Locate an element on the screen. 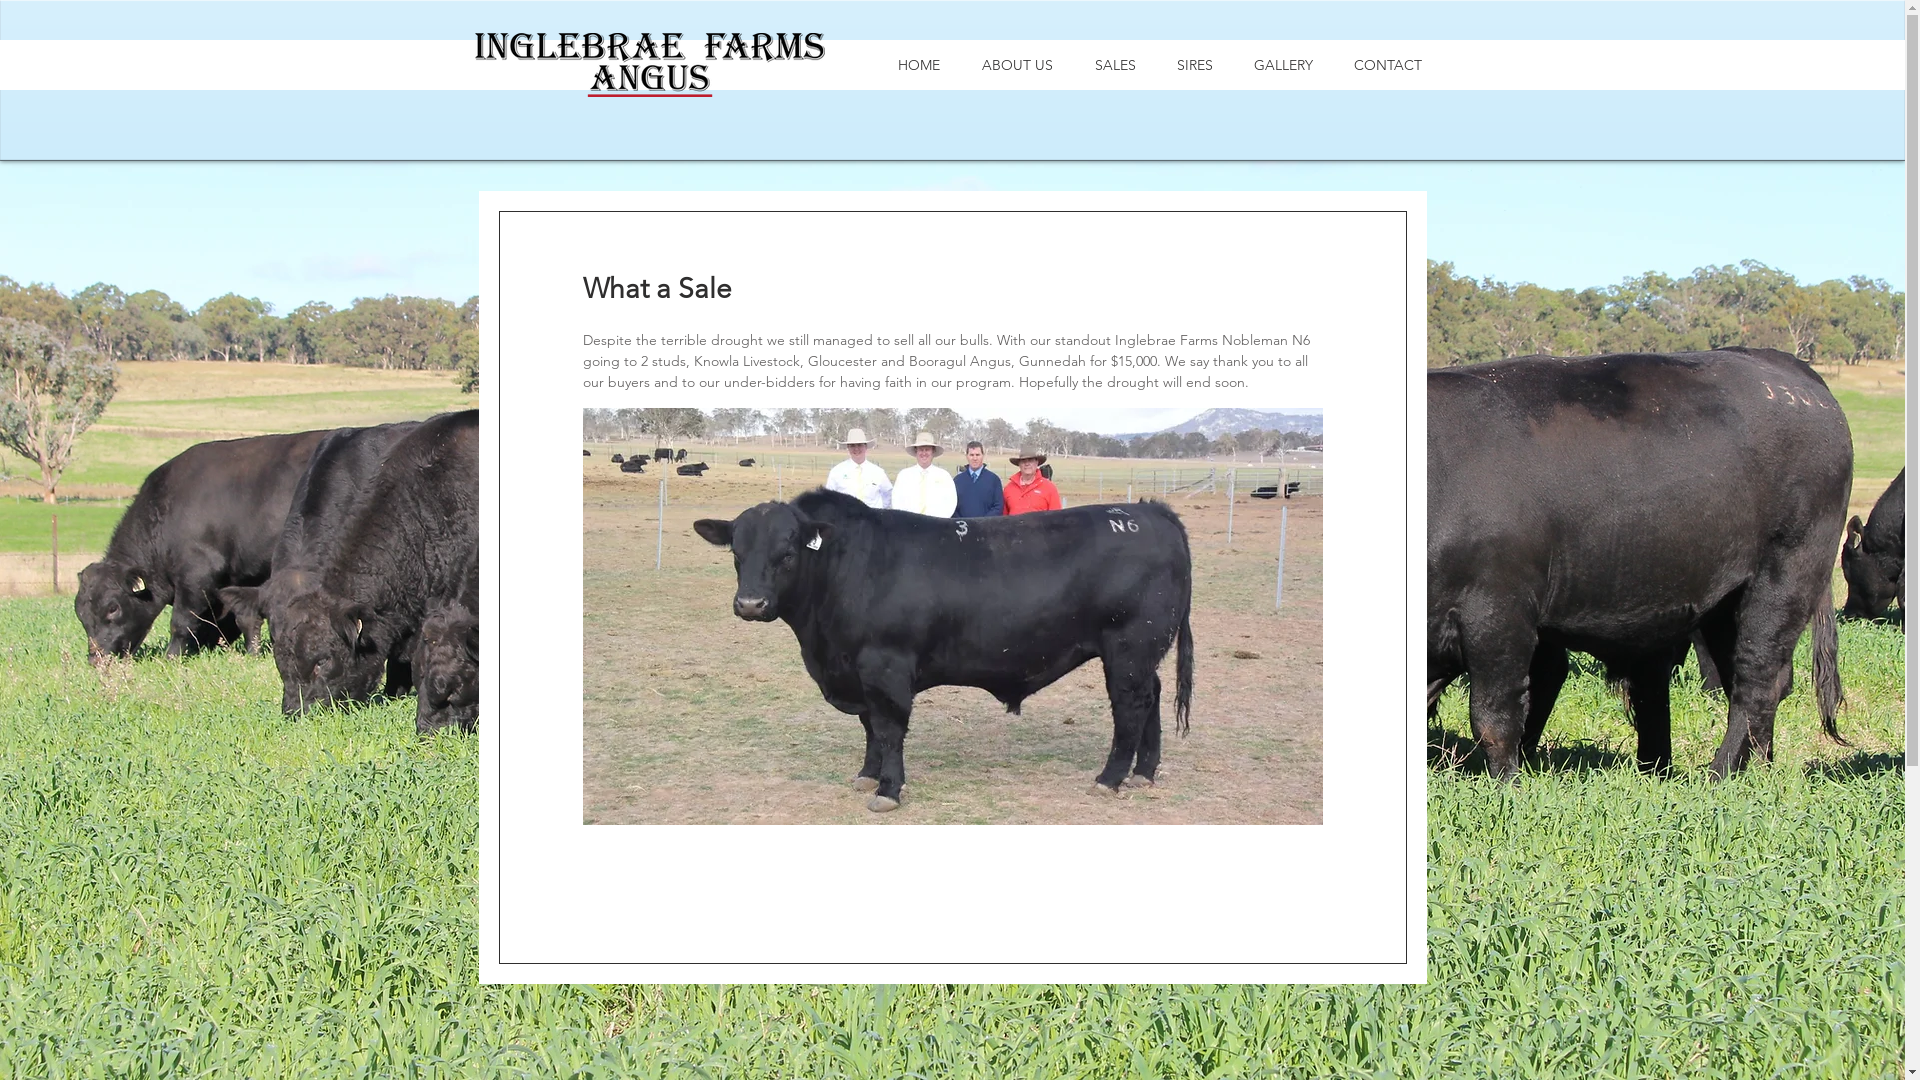  'HOME' is located at coordinates (916, 64).